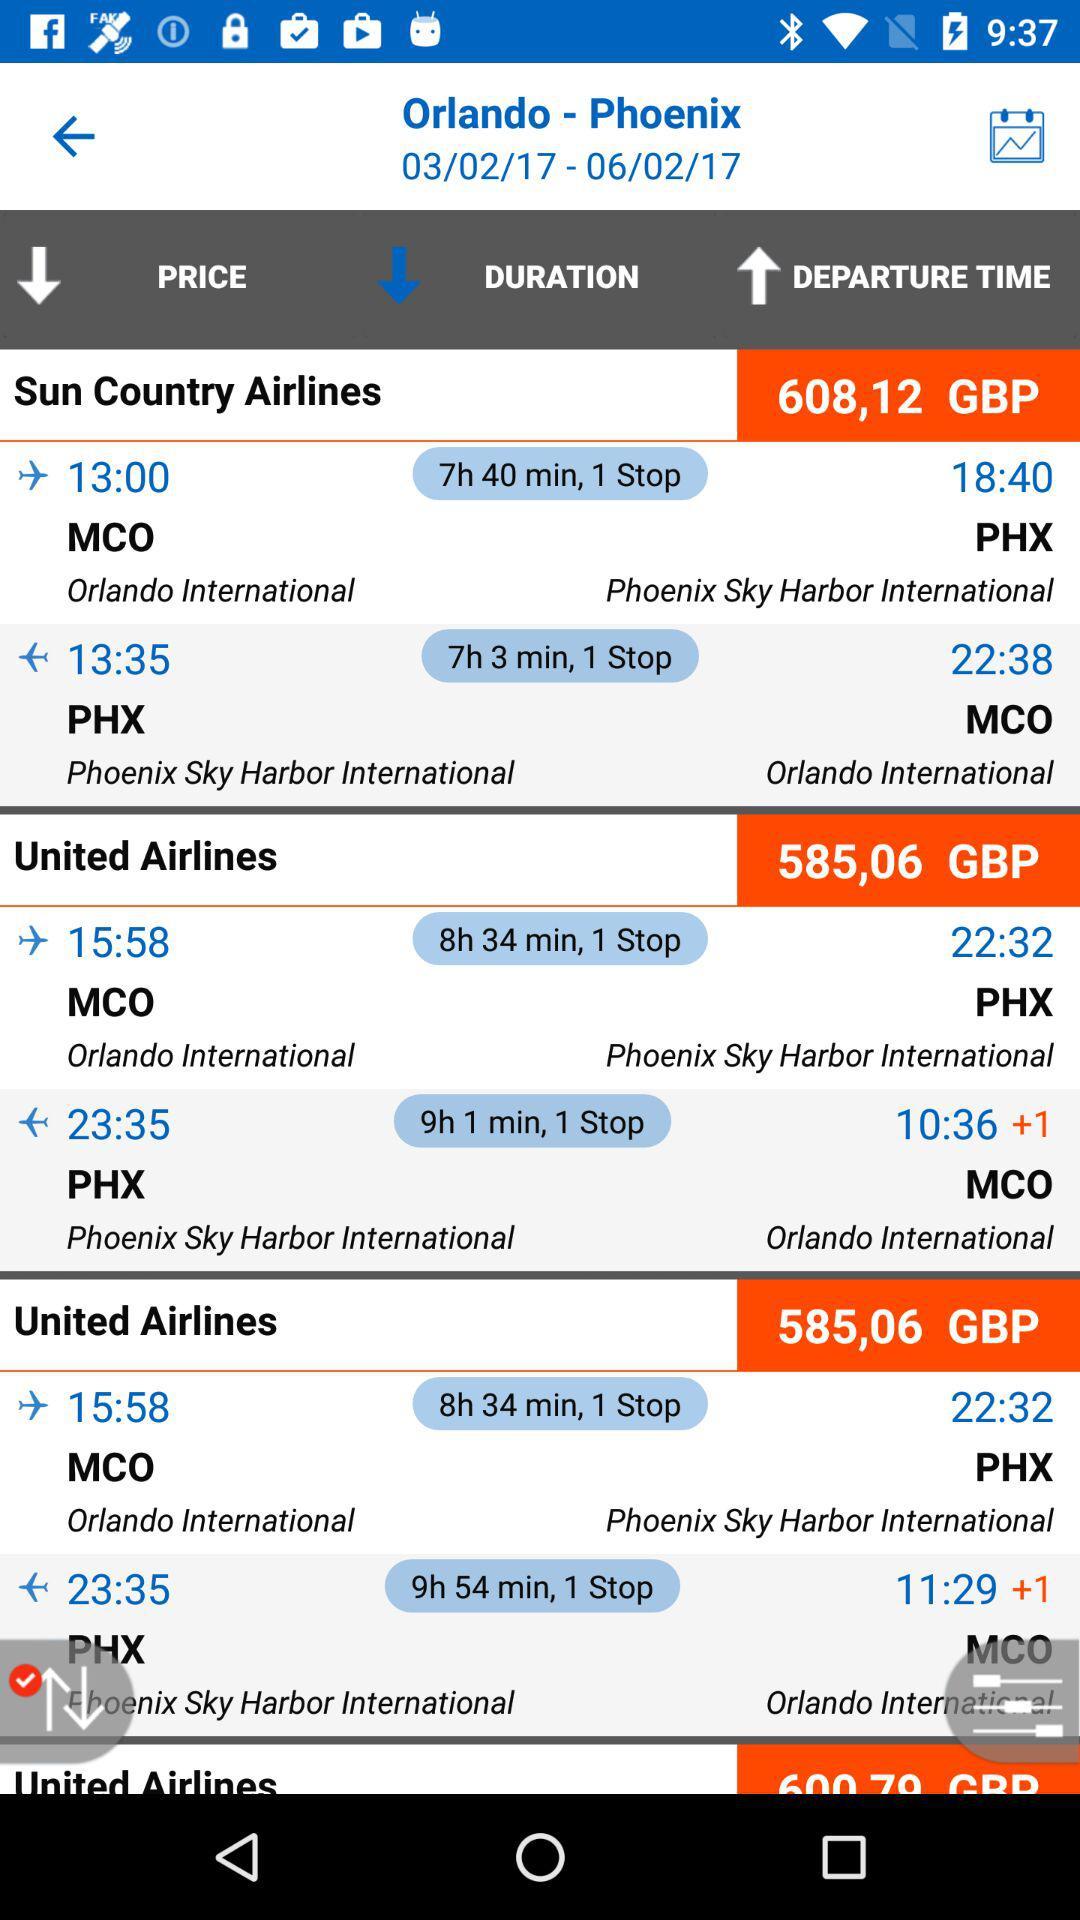  I want to click on scroll page, so click(77, 1700).